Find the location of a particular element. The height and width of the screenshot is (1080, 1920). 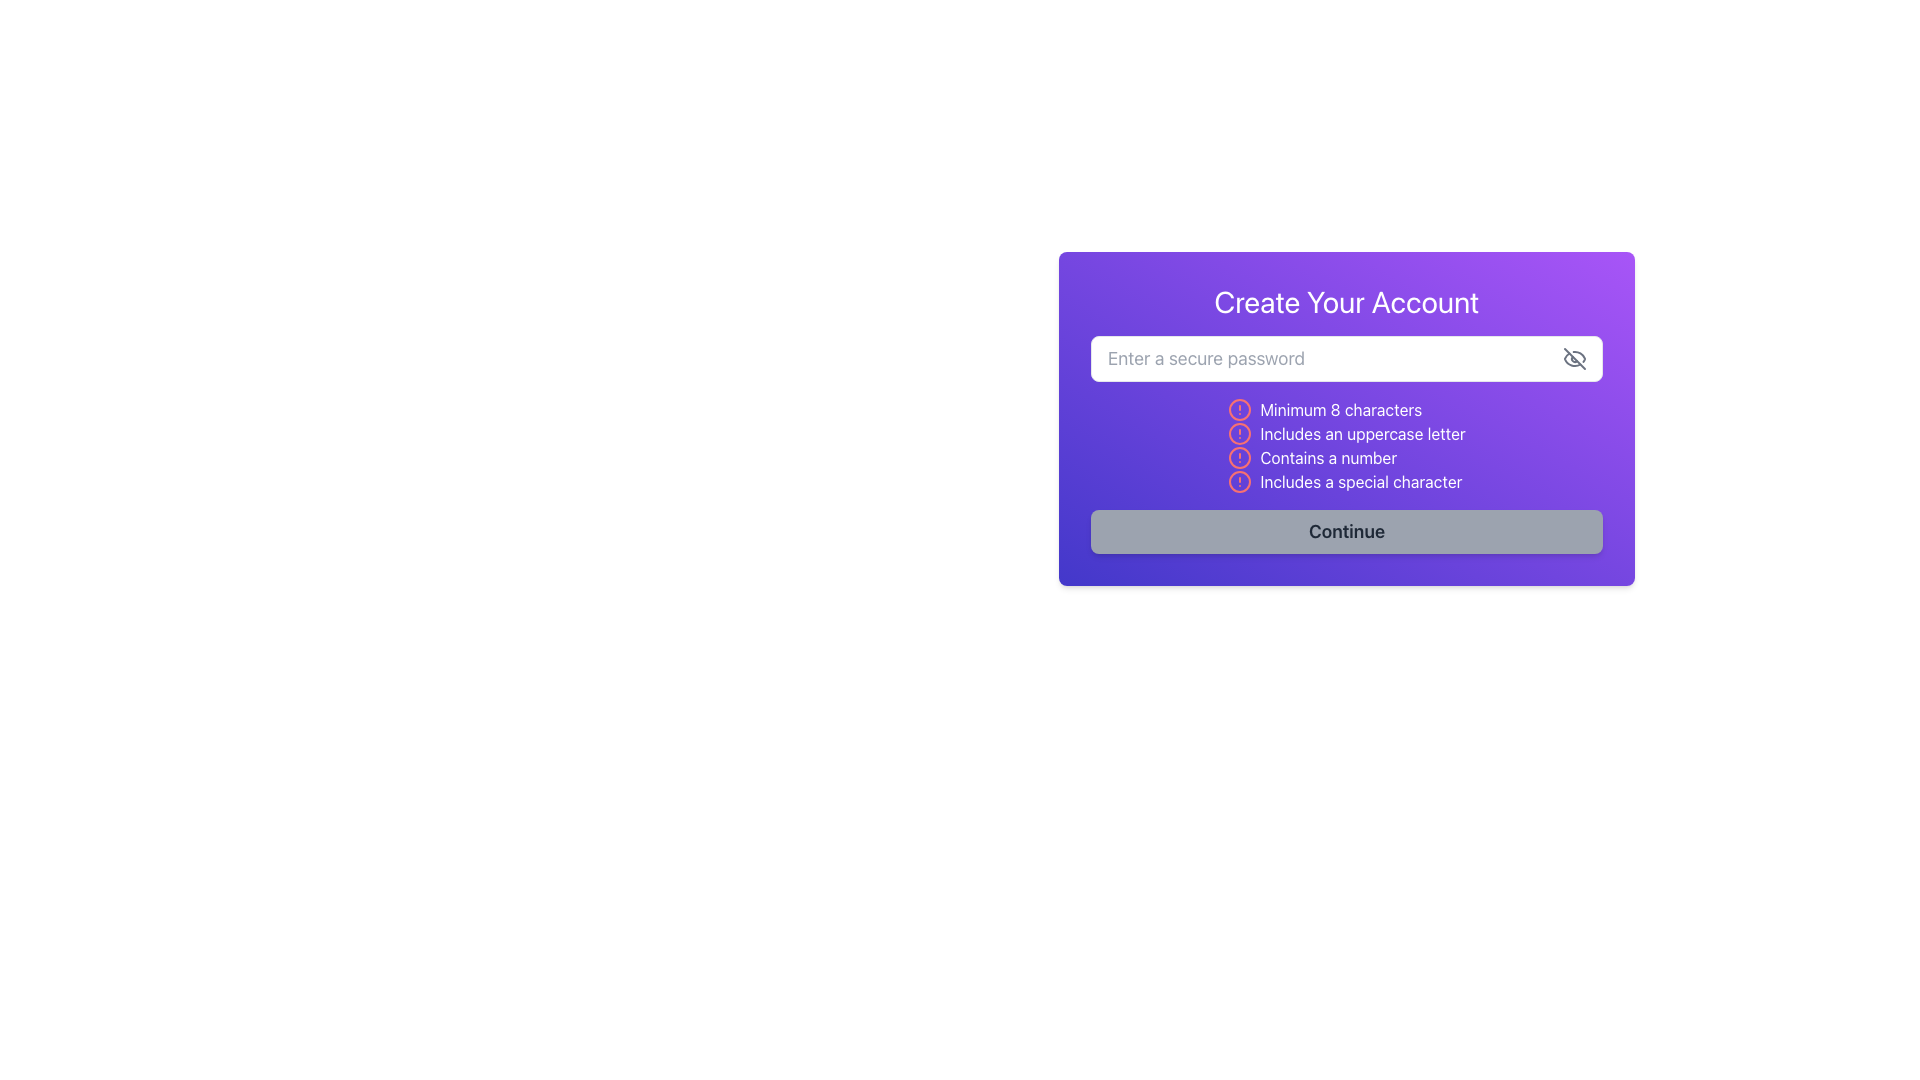

the small button with a crossed-out eye icon is located at coordinates (1573, 357).